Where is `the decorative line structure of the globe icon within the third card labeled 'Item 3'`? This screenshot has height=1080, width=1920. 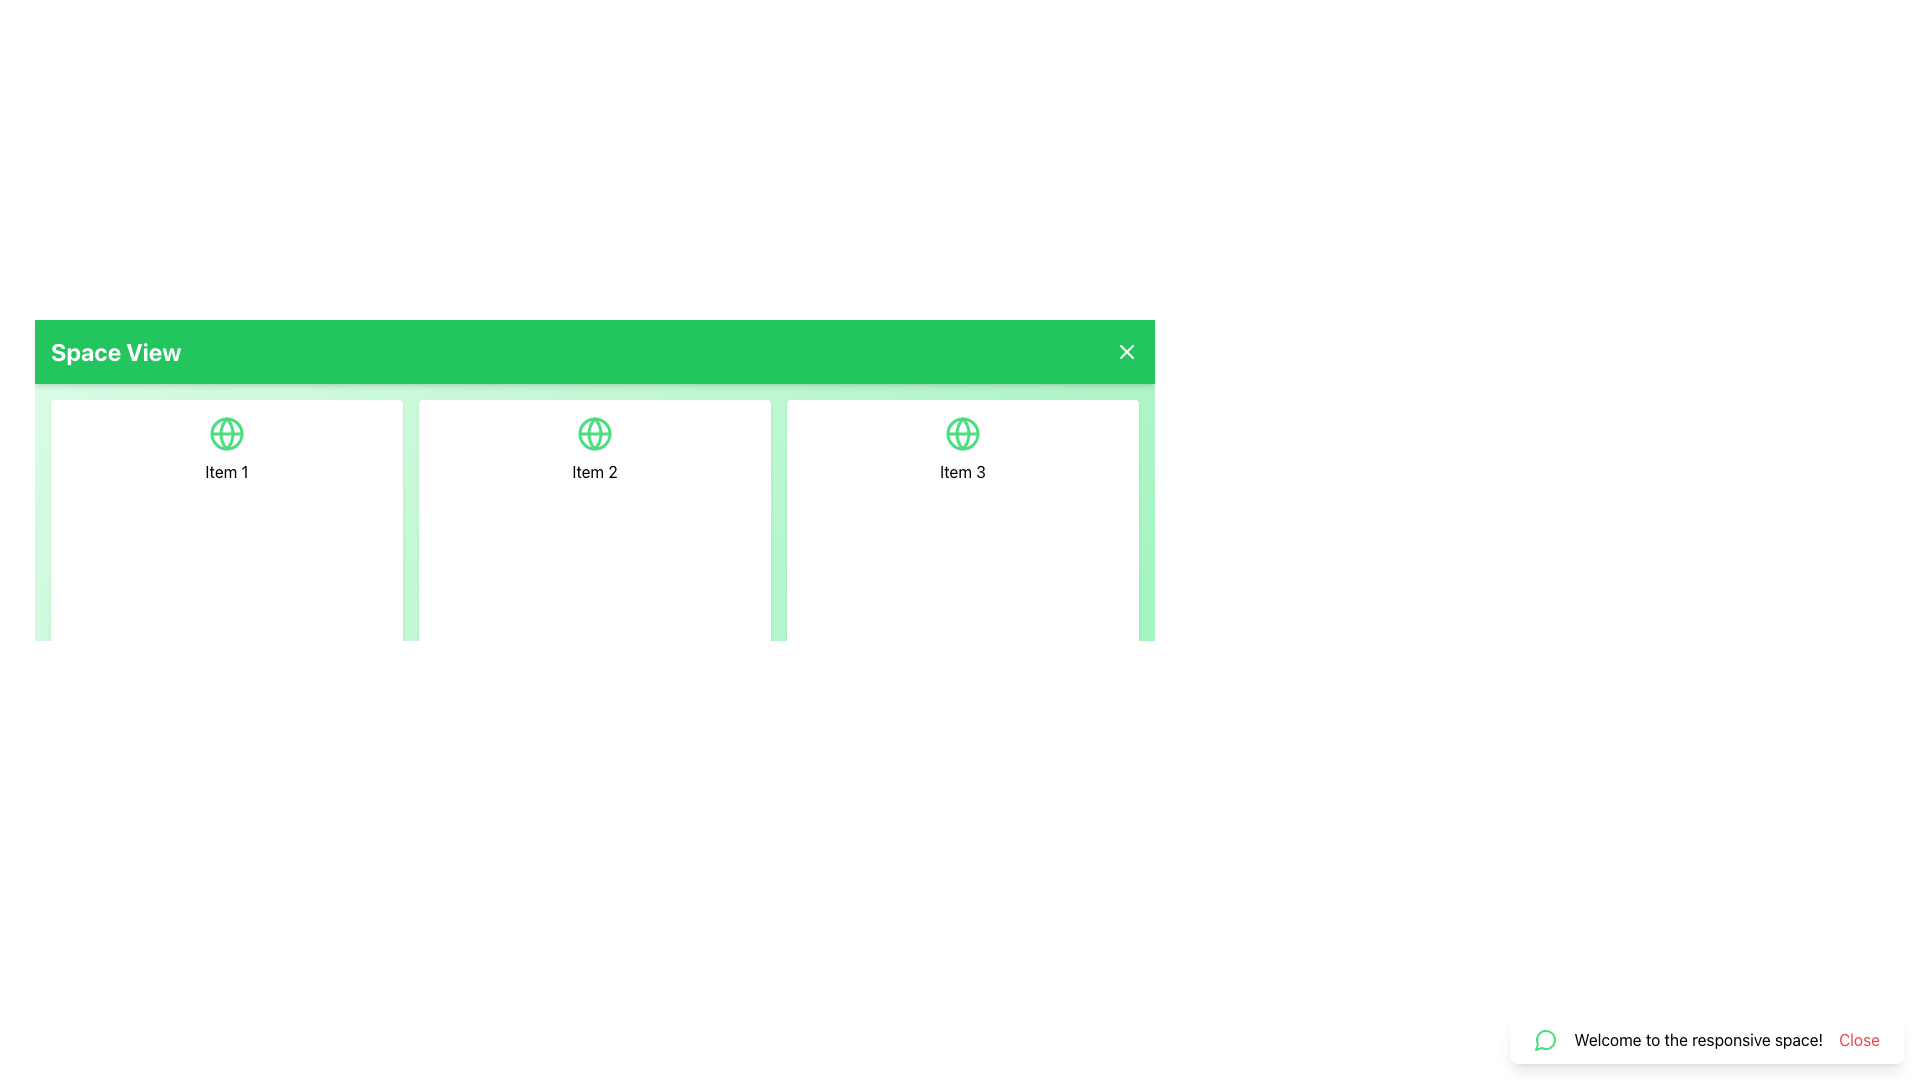
the decorative line structure of the globe icon within the third card labeled 'Item 3' is located at coordinates (963, 433).